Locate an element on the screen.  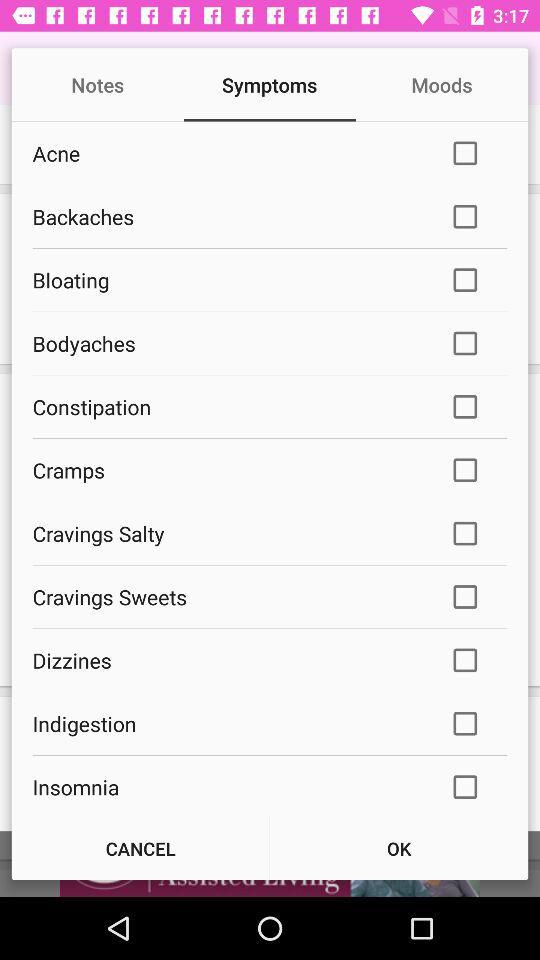
item below the bloating is located at coordinates (226, 343).